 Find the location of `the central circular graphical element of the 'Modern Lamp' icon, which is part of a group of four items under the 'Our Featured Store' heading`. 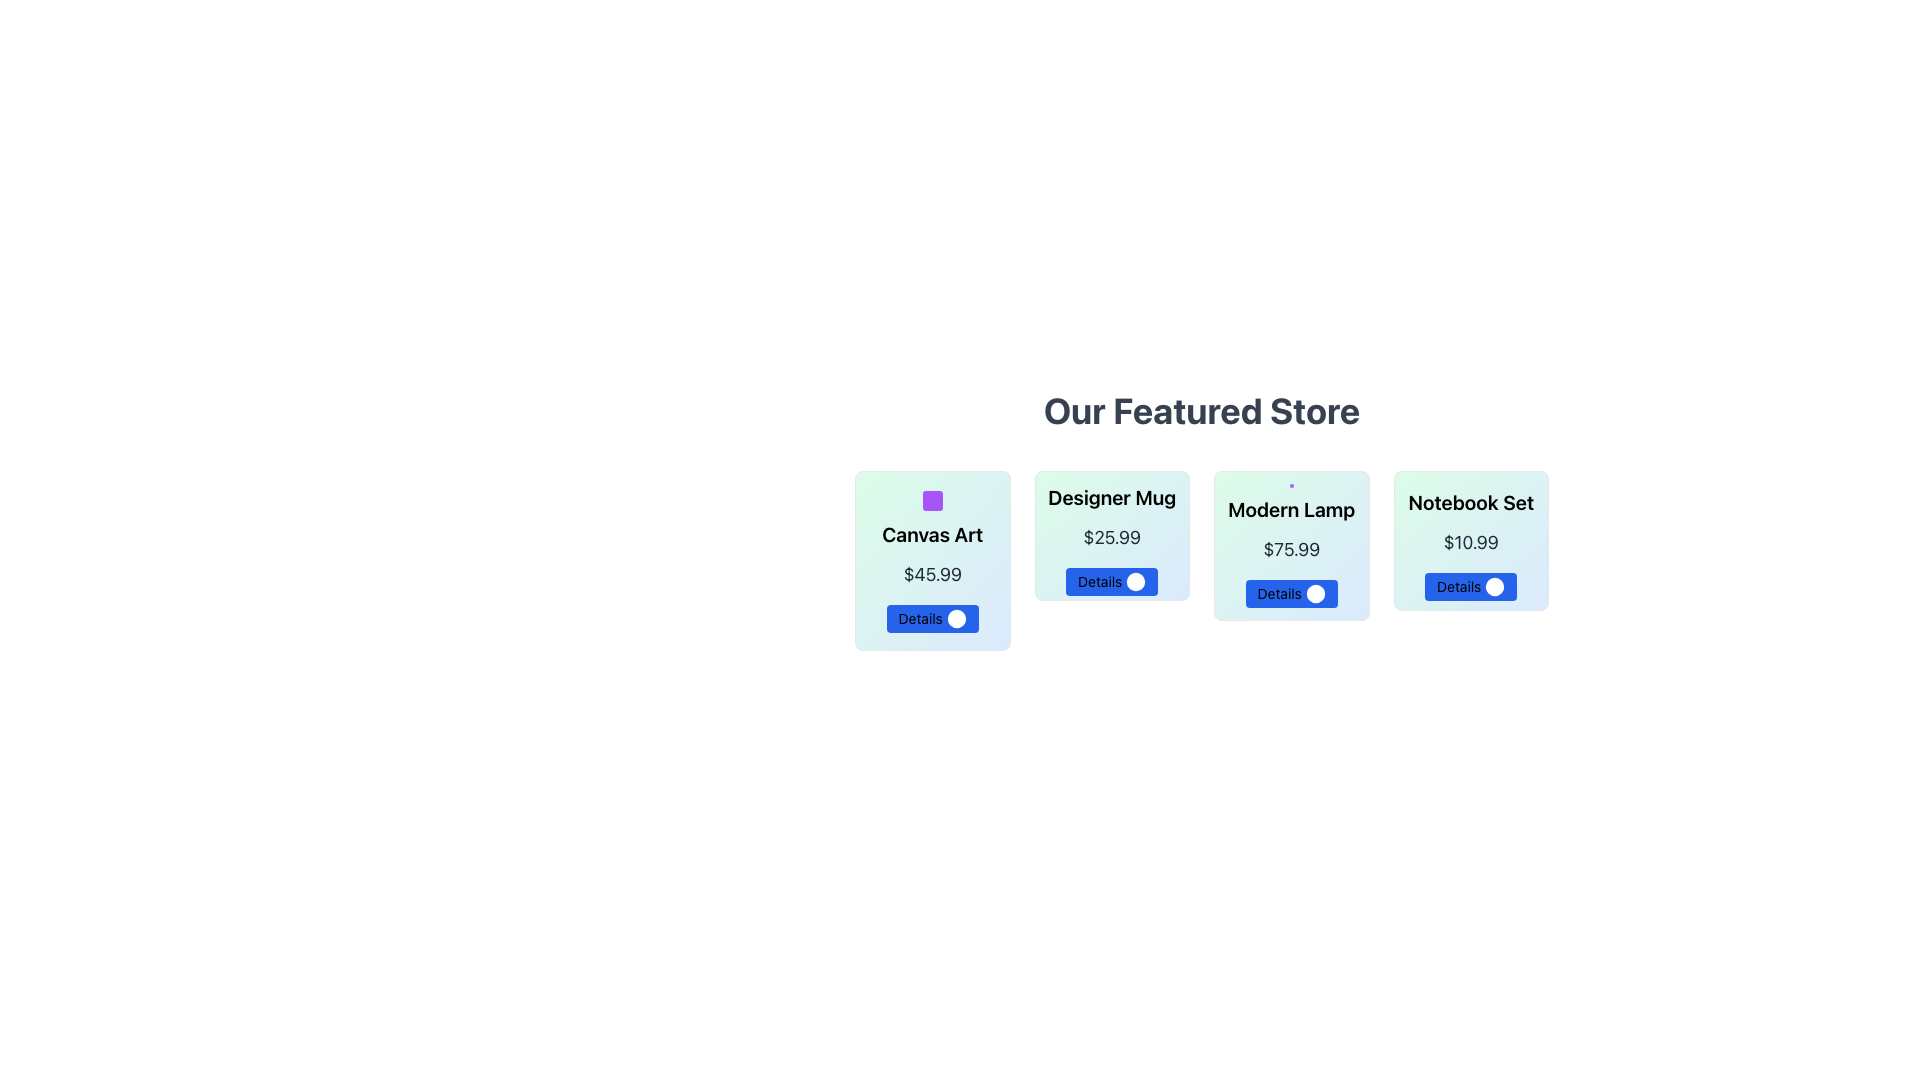

the central circular graphical element of the 'Modern Lamp' icon, which is part of a group of four items under the 'Our Featured Store' heading is located at coordinates (1315, 593).